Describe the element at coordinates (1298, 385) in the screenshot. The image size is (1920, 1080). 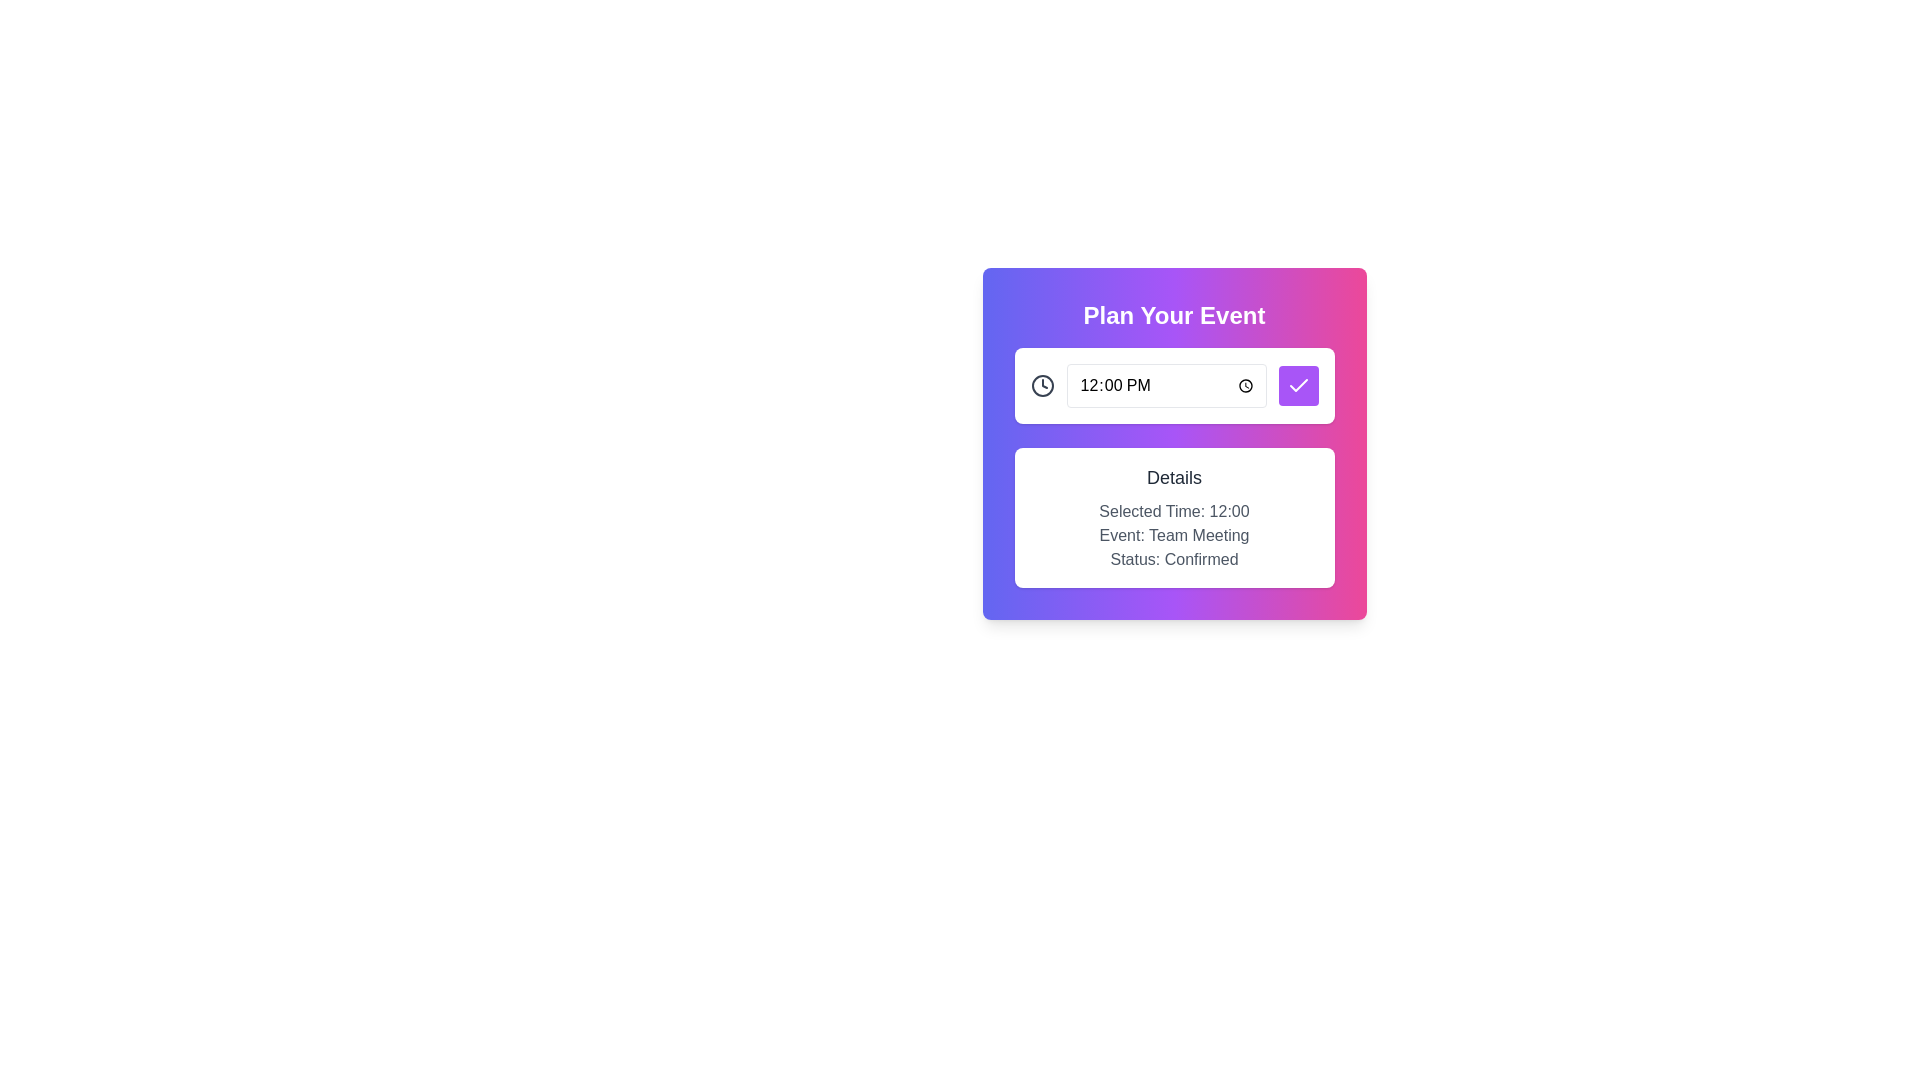
I see `the purple button with a white checkmark icon to observe any interactive effects` at that location.